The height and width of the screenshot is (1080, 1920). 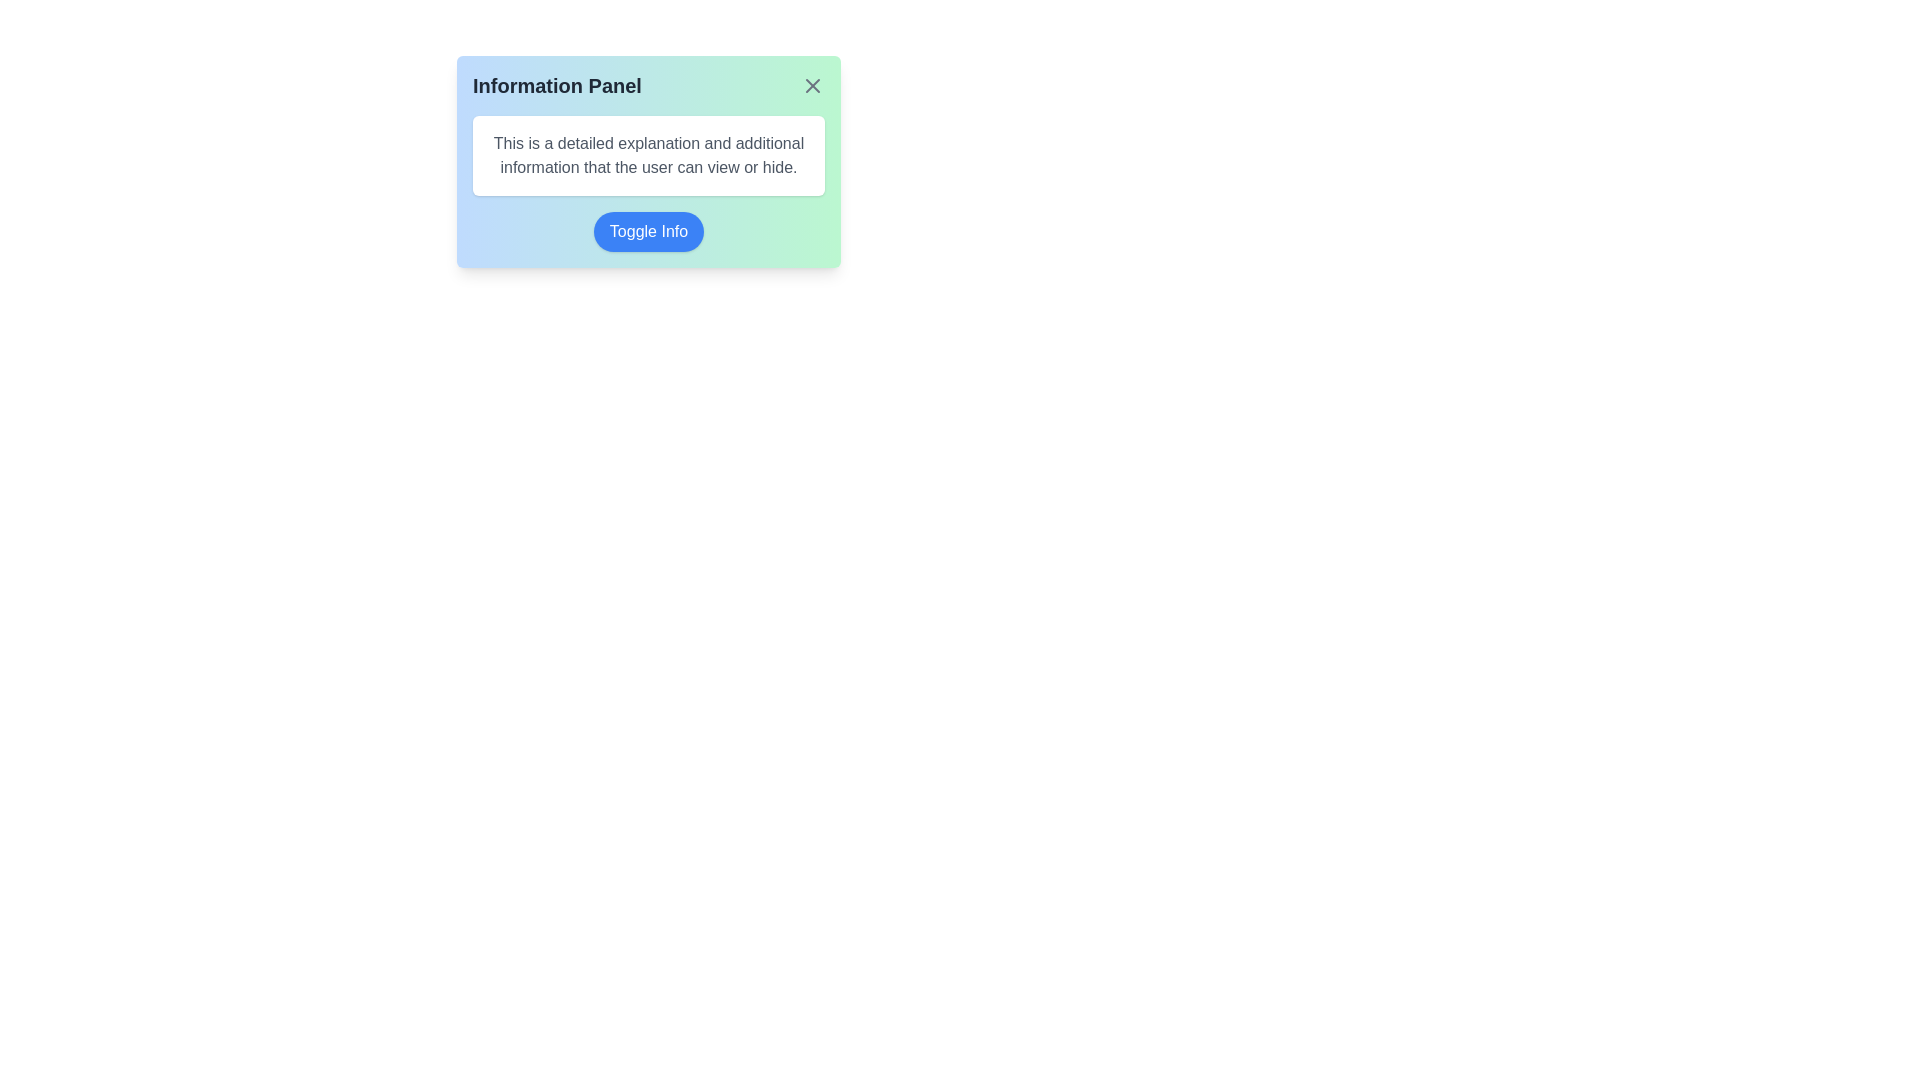 I want to click on the static Text block that provides detailed information or instructions to the user, which is centered above the 'Toggle Info' button and below the 'Information Panel' title, so click(x=648, y=154).